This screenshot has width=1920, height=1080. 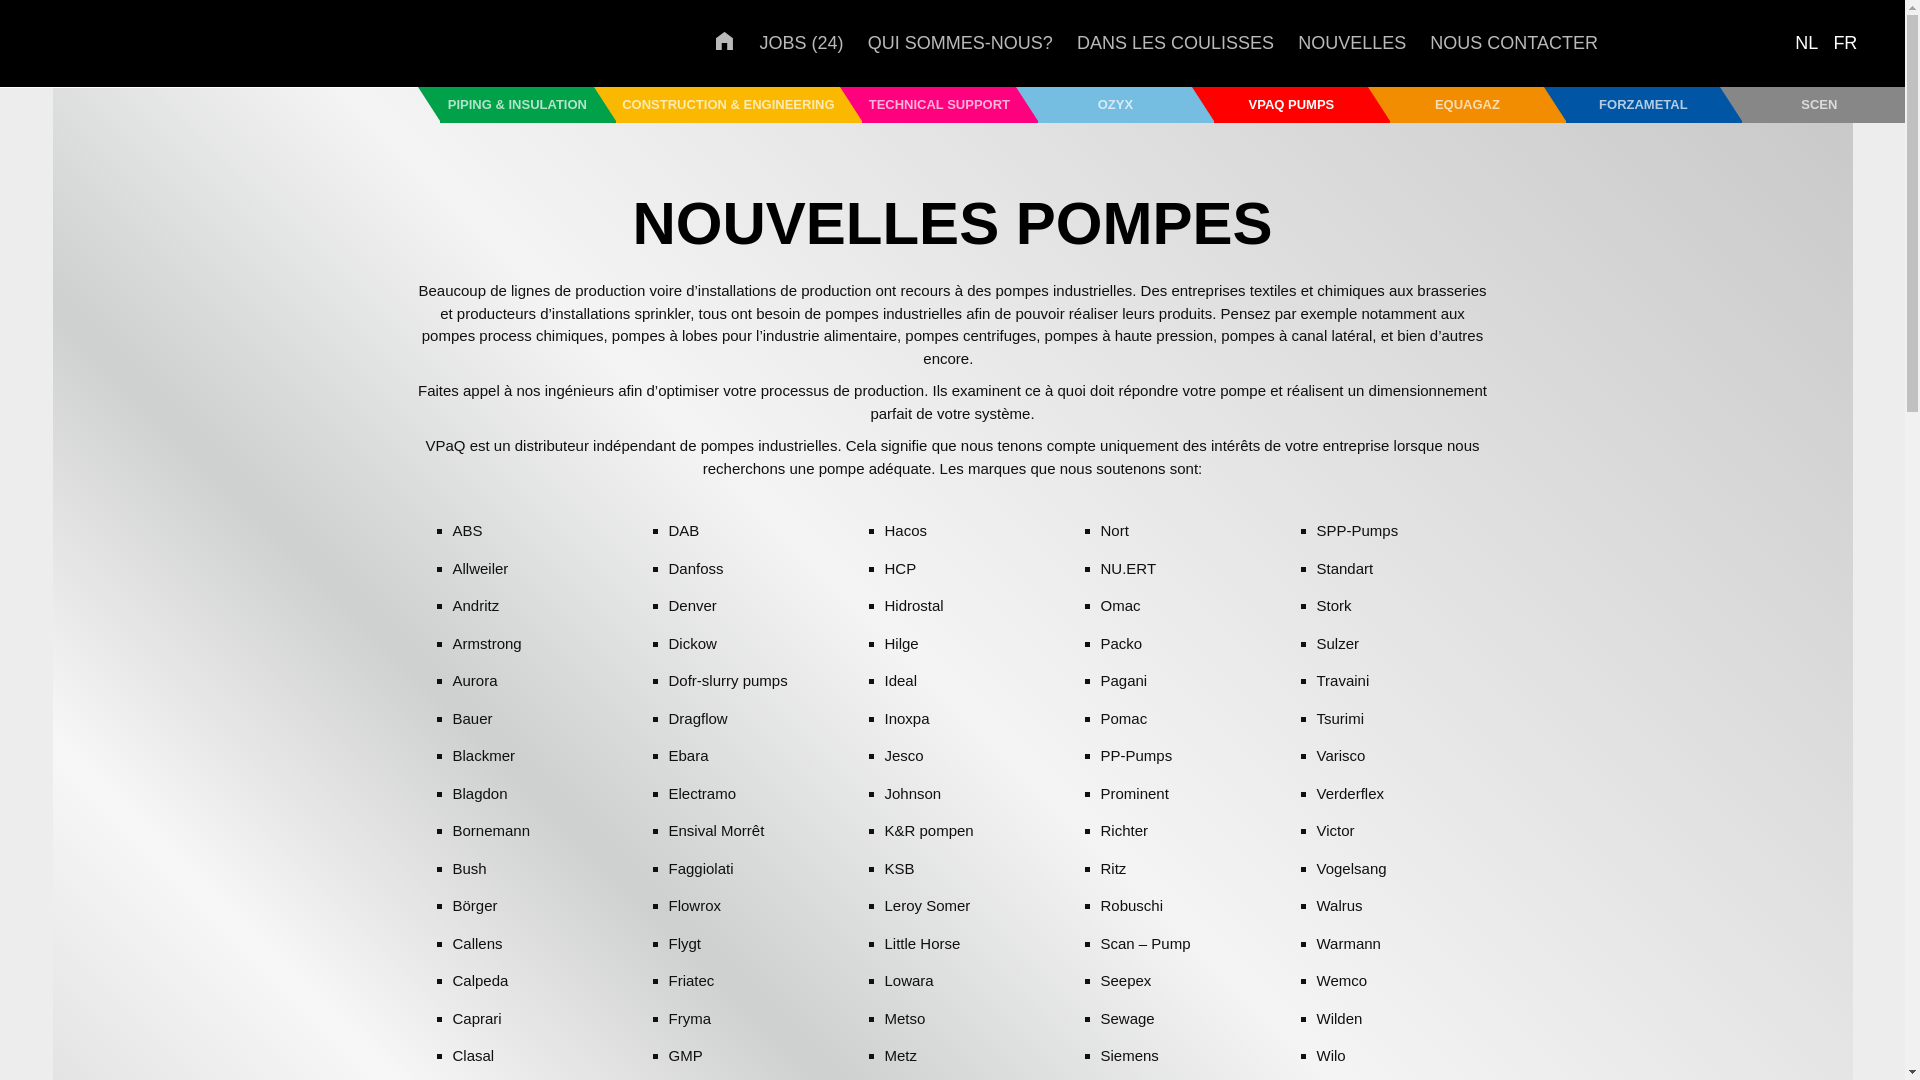 I want to click on 'TECHNICAL SUPPORT', so click(x=950, y=104).